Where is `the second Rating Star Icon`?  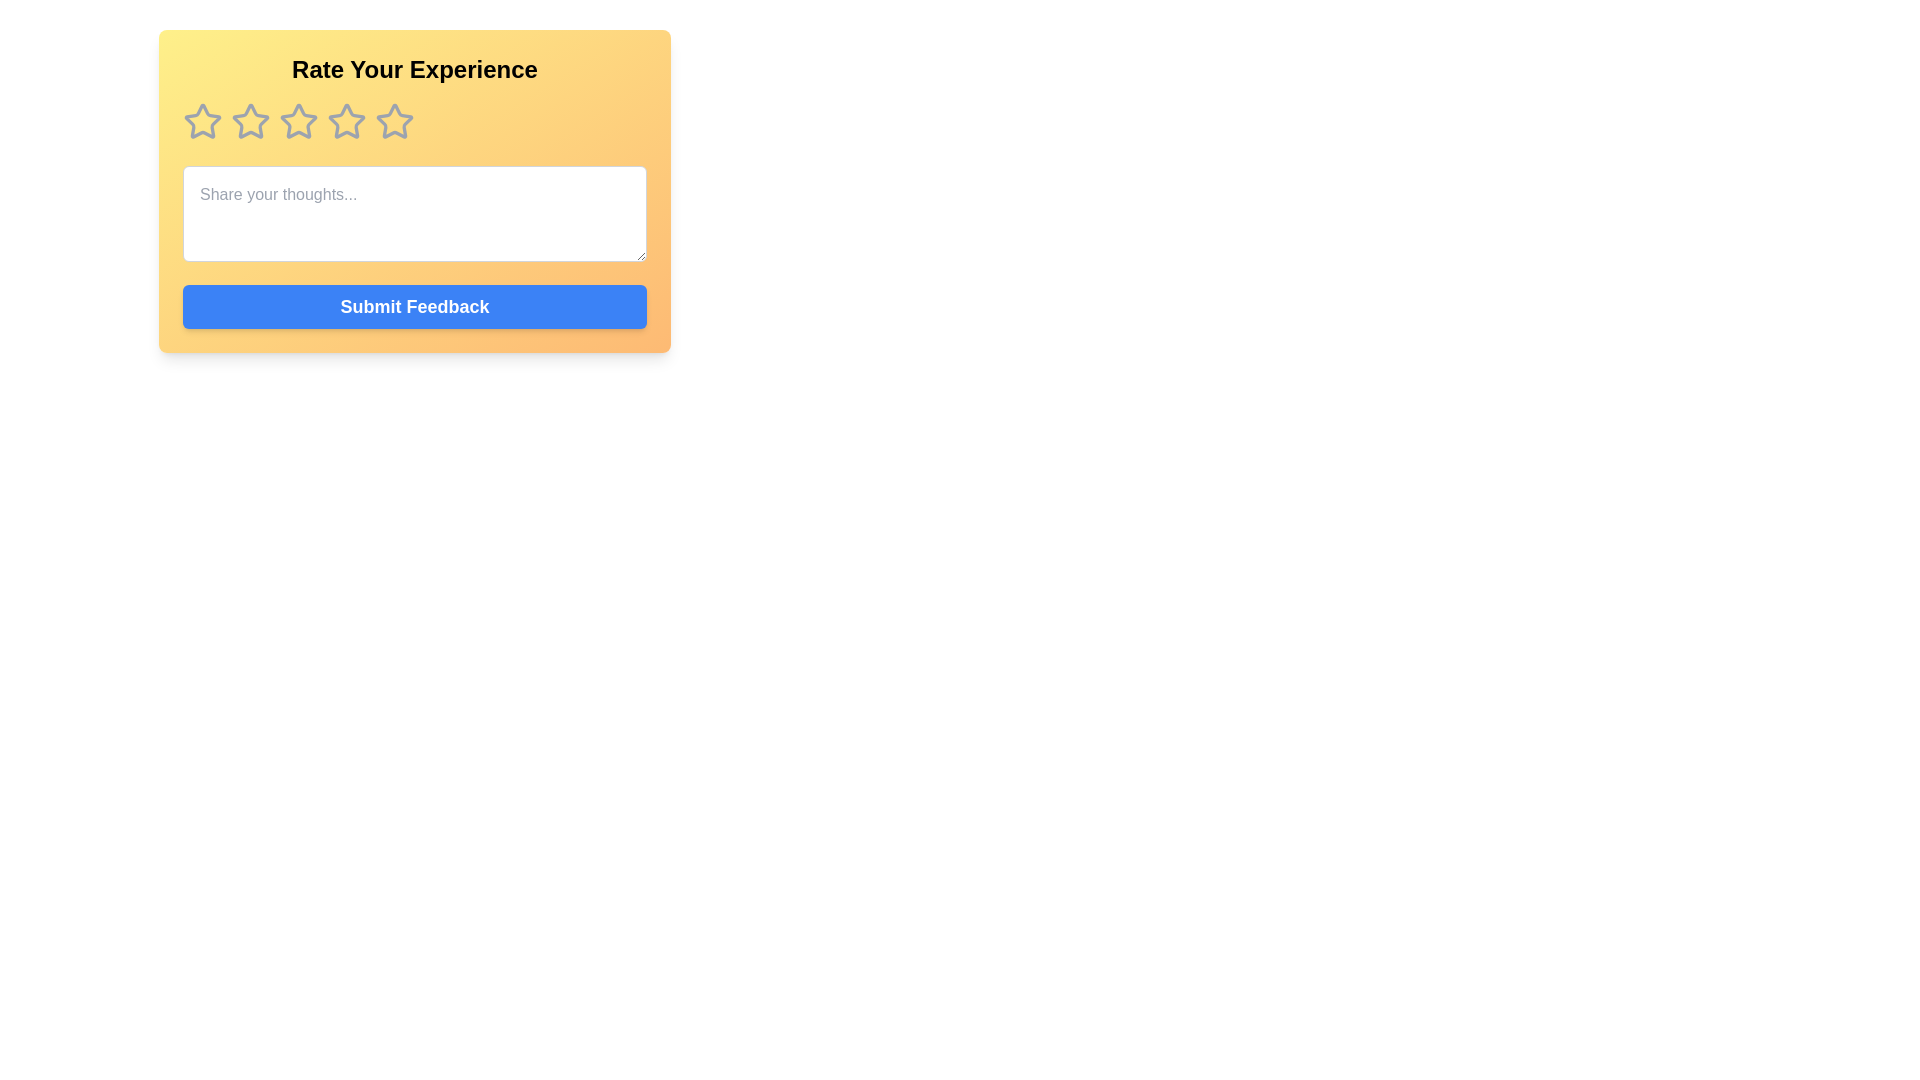
the second Rating Star Icon is located at coordinates (297, 121).